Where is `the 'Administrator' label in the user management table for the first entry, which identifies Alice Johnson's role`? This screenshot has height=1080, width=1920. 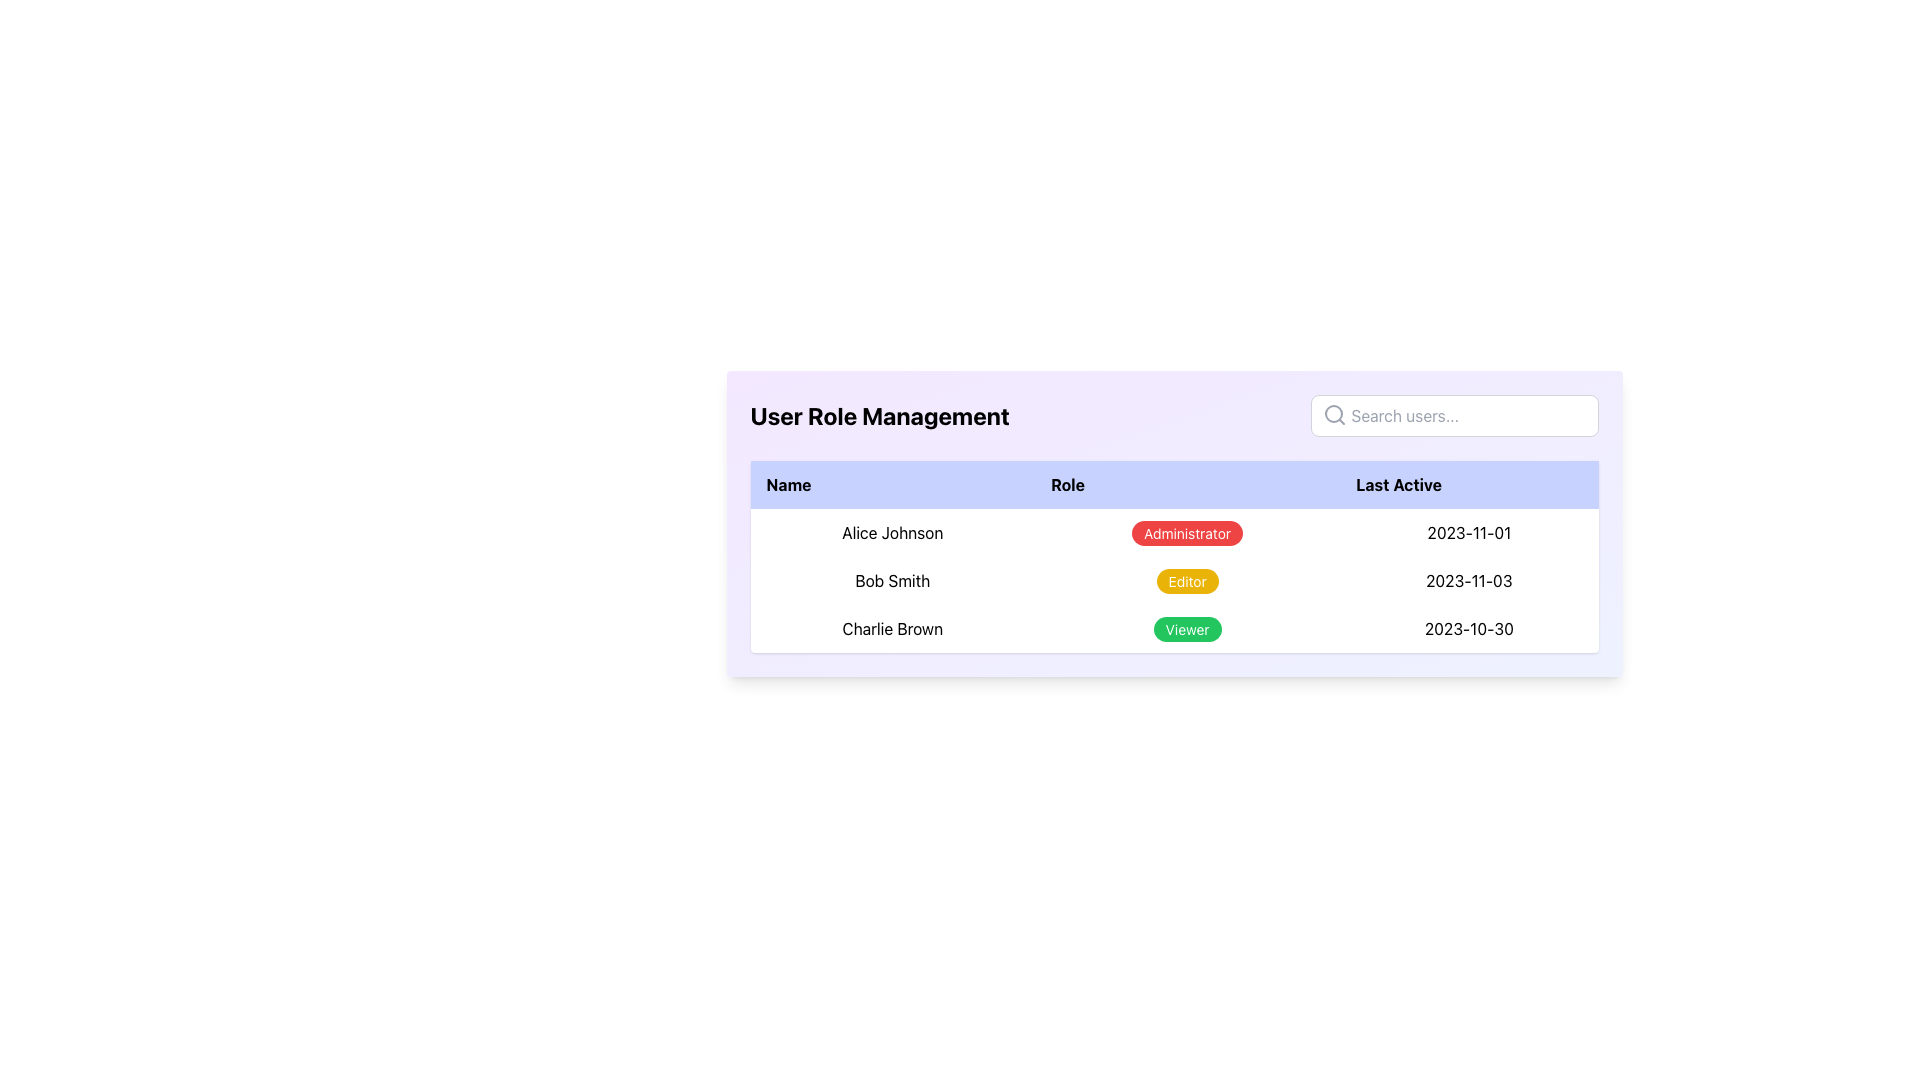 the 'Administrator' label in the user management table for the first entry, which identifies Alice Johnson's role is located at coordinates (1187, 532).